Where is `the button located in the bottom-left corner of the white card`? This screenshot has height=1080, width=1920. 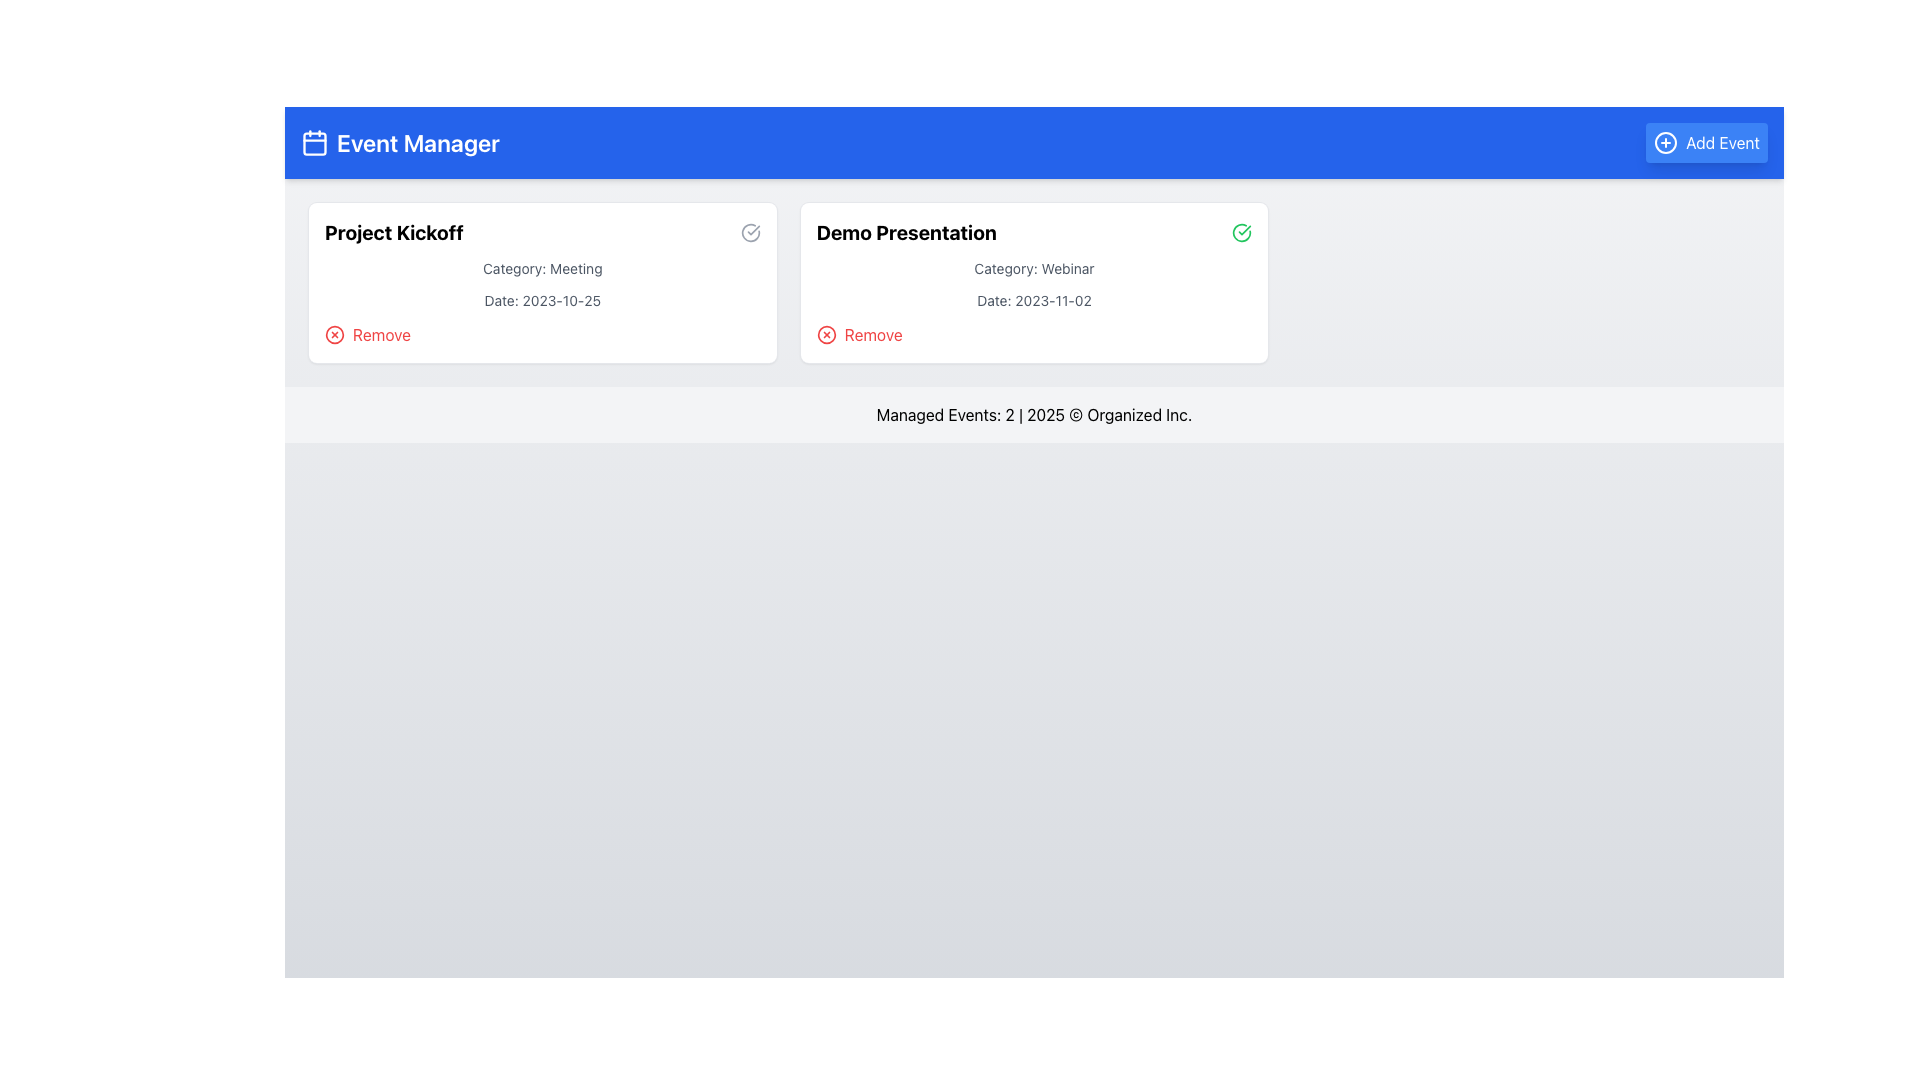
the button located in the bottom-left corner of the white card is located at coordinates (368, 334).